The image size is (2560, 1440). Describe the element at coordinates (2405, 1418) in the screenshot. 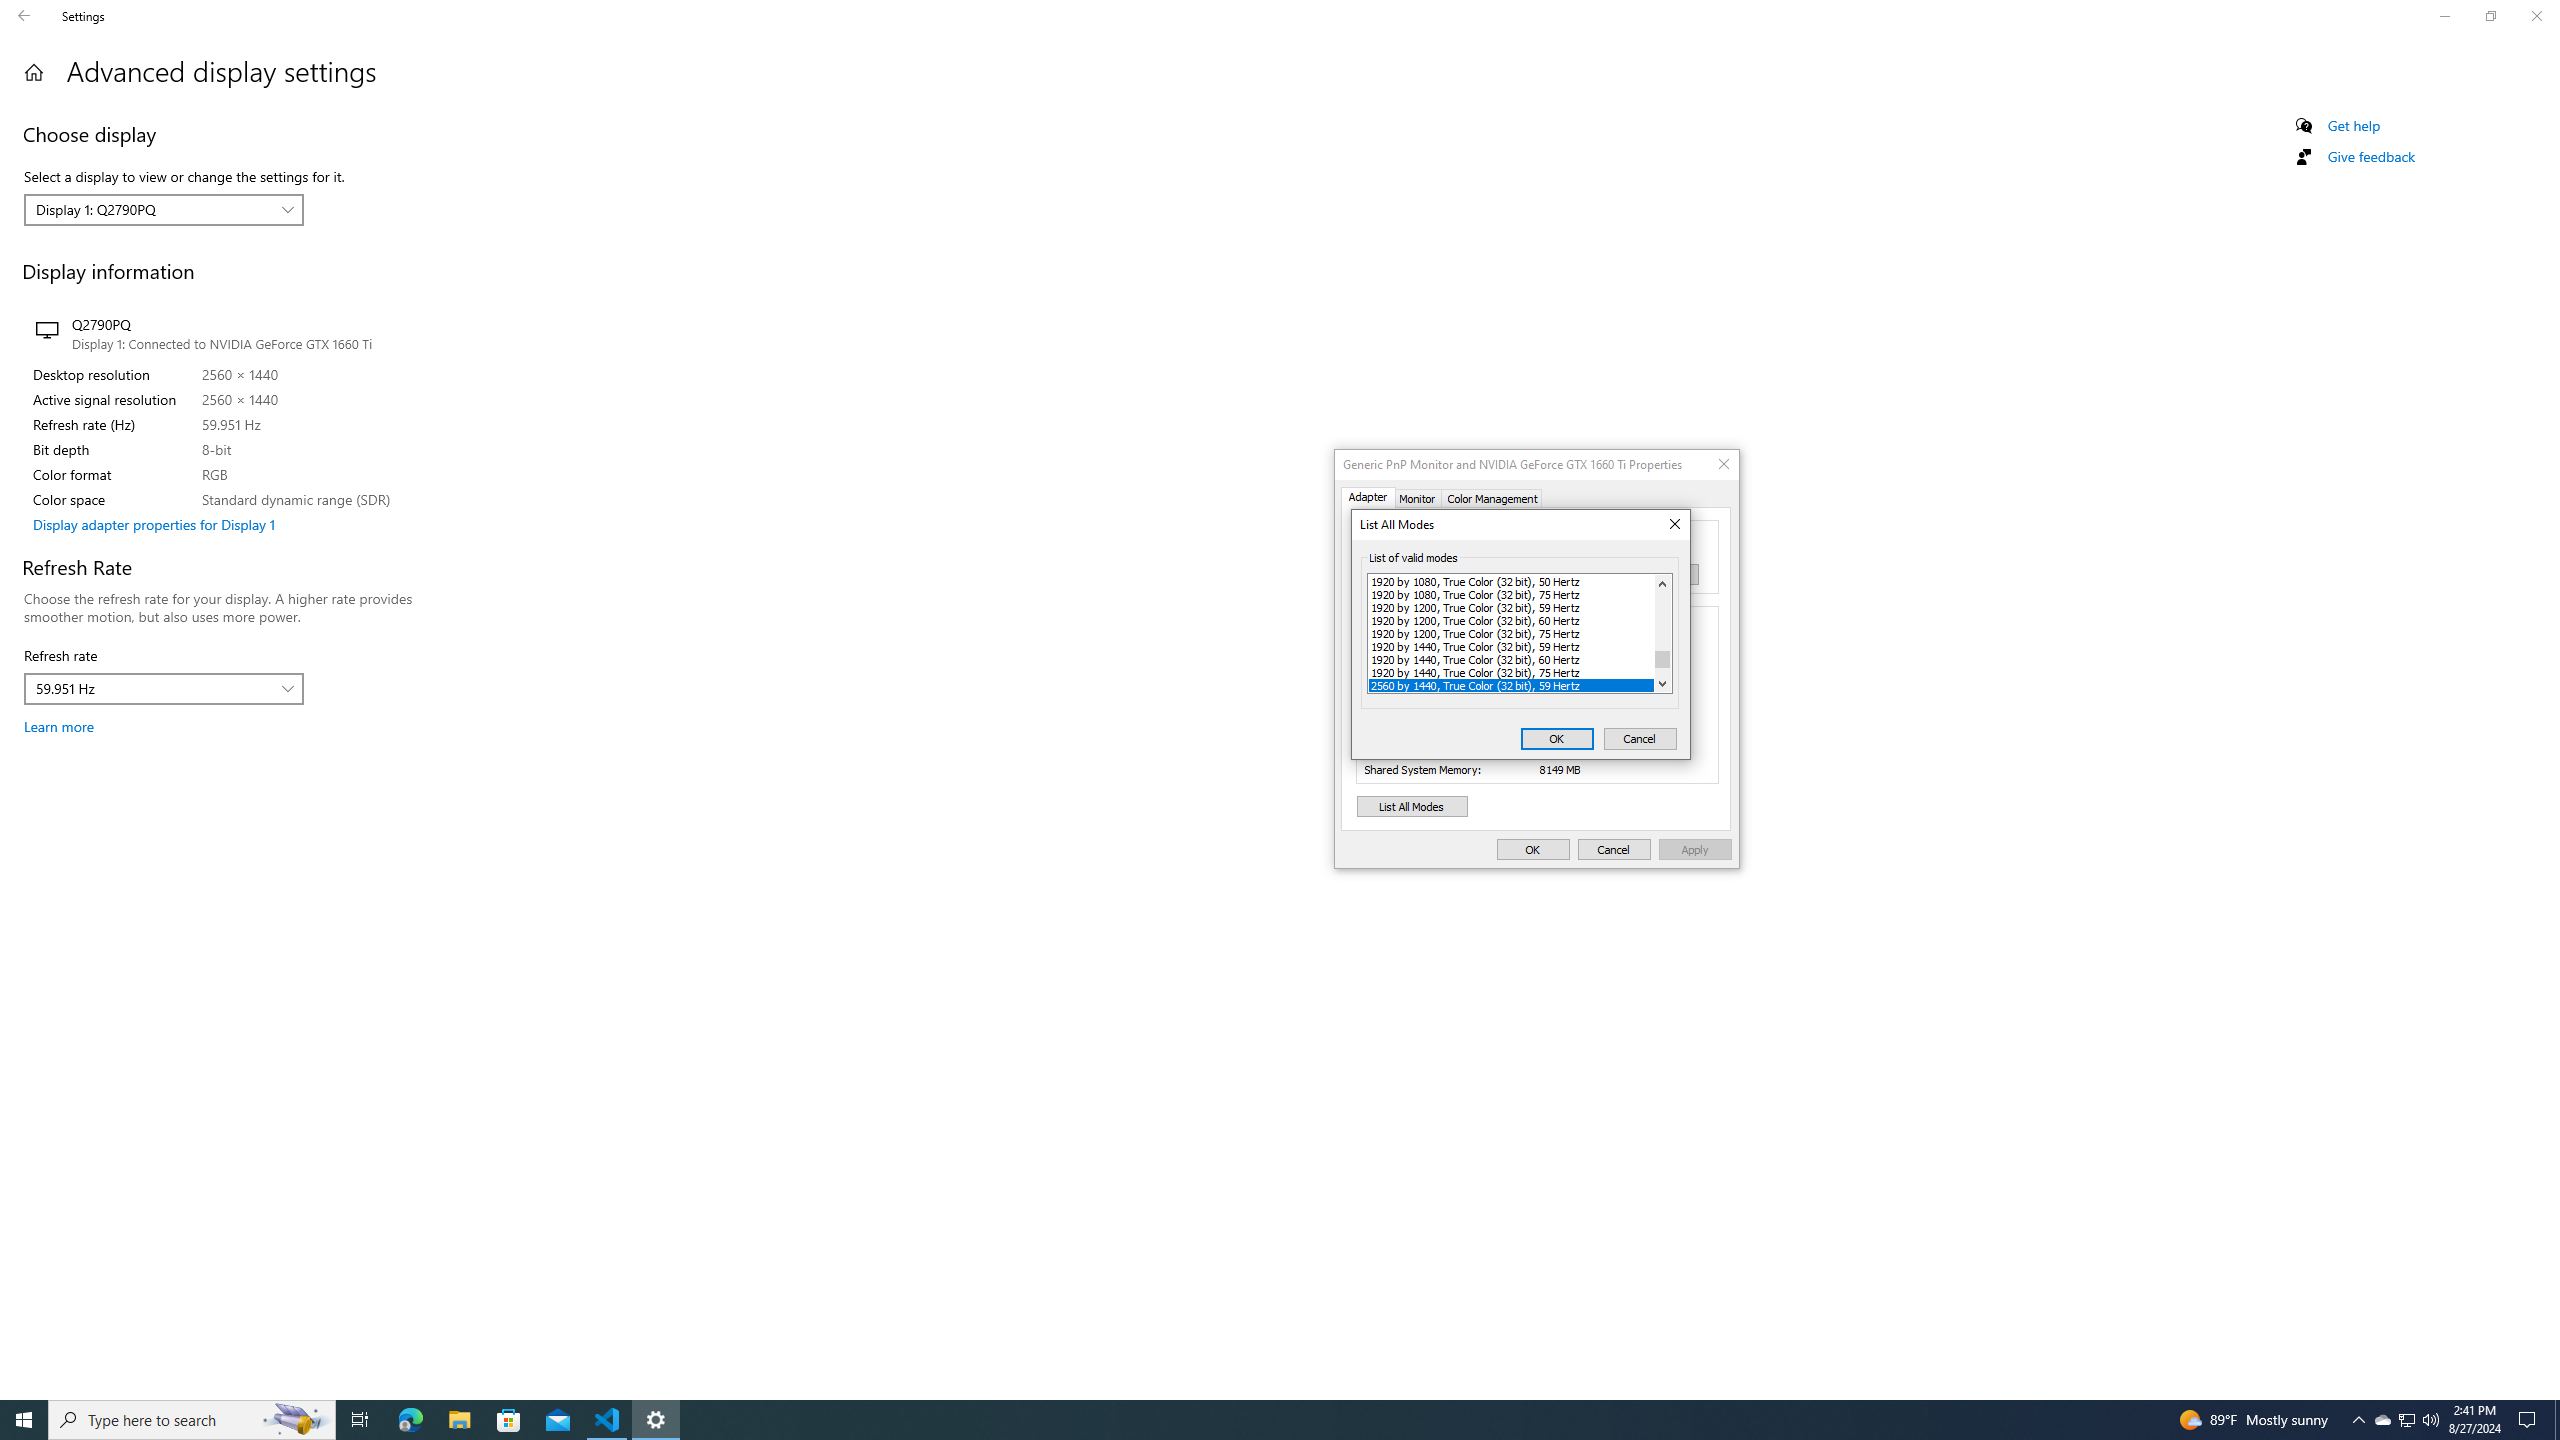

I see `'User Promoted Notification Area'` at that location.